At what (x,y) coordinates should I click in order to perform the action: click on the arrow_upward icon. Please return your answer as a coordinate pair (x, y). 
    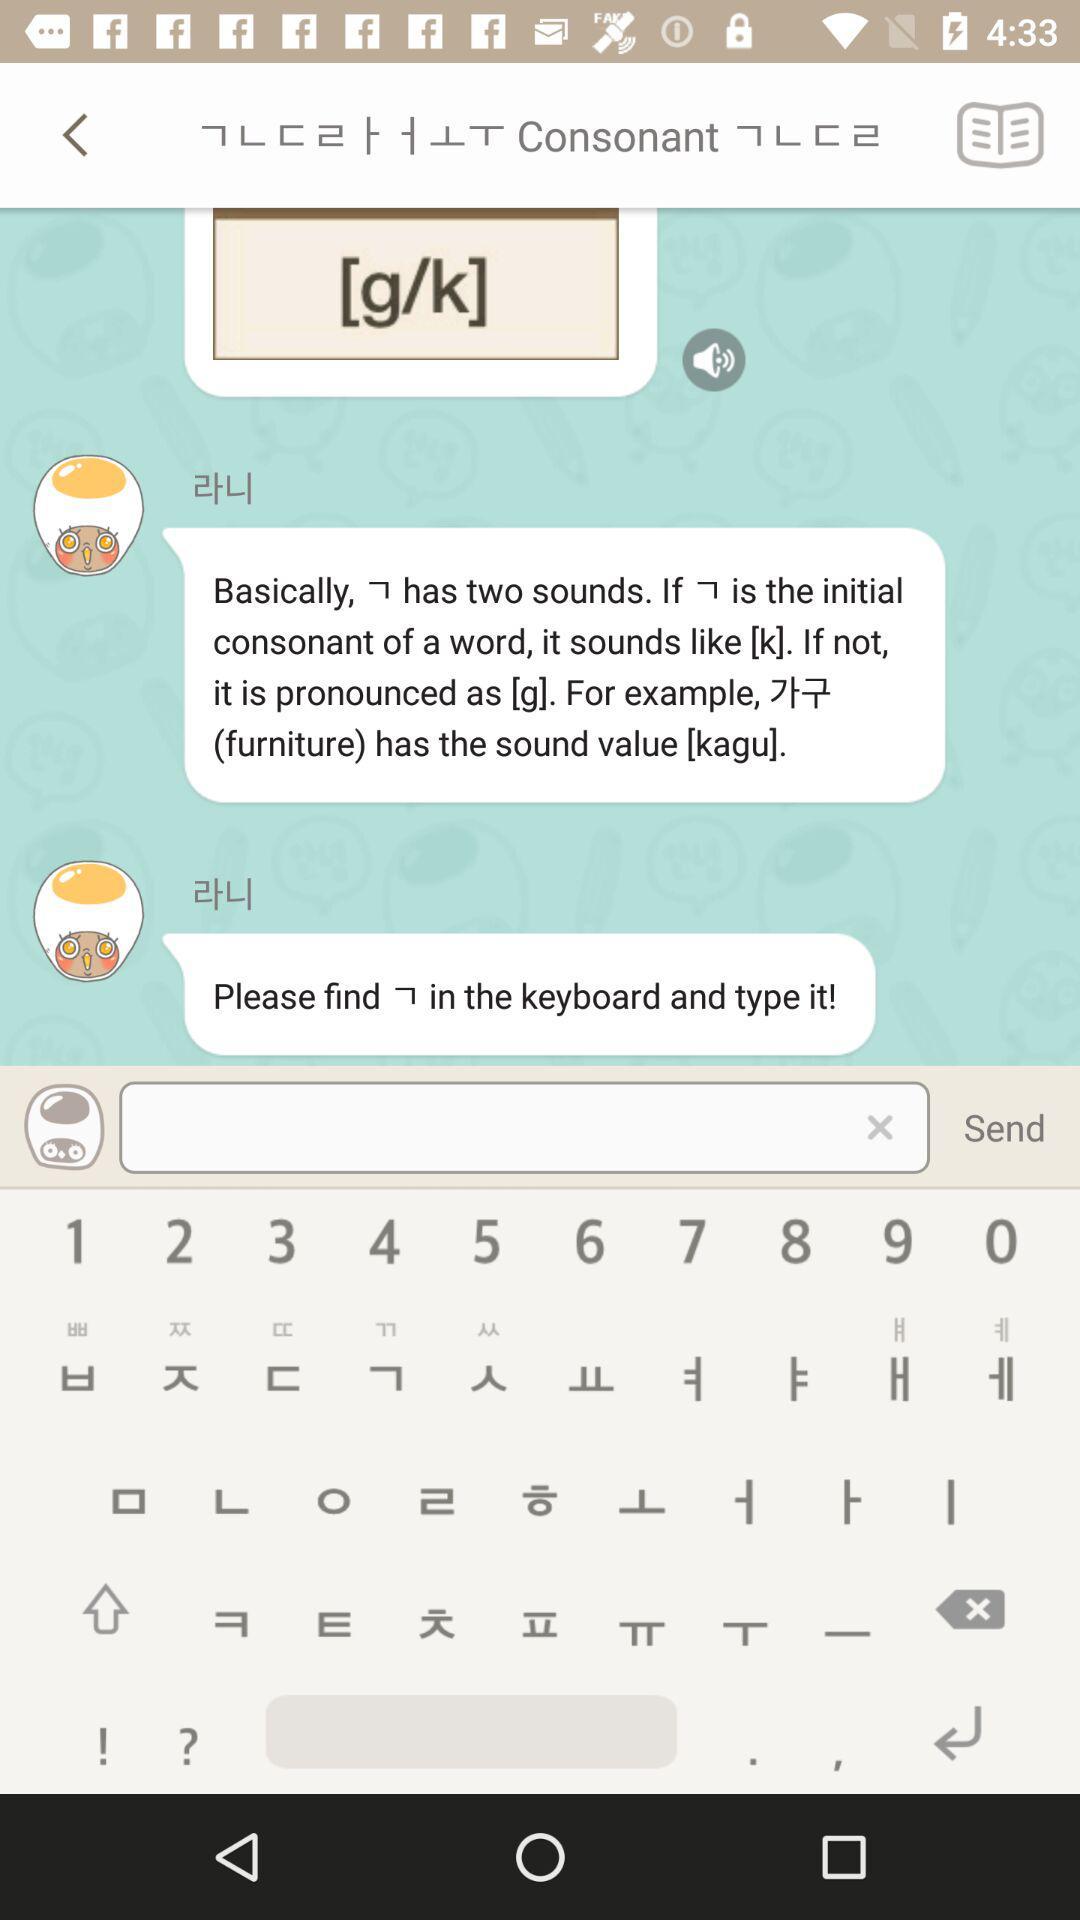
    Looking at the image, I should click on (106, 1609).